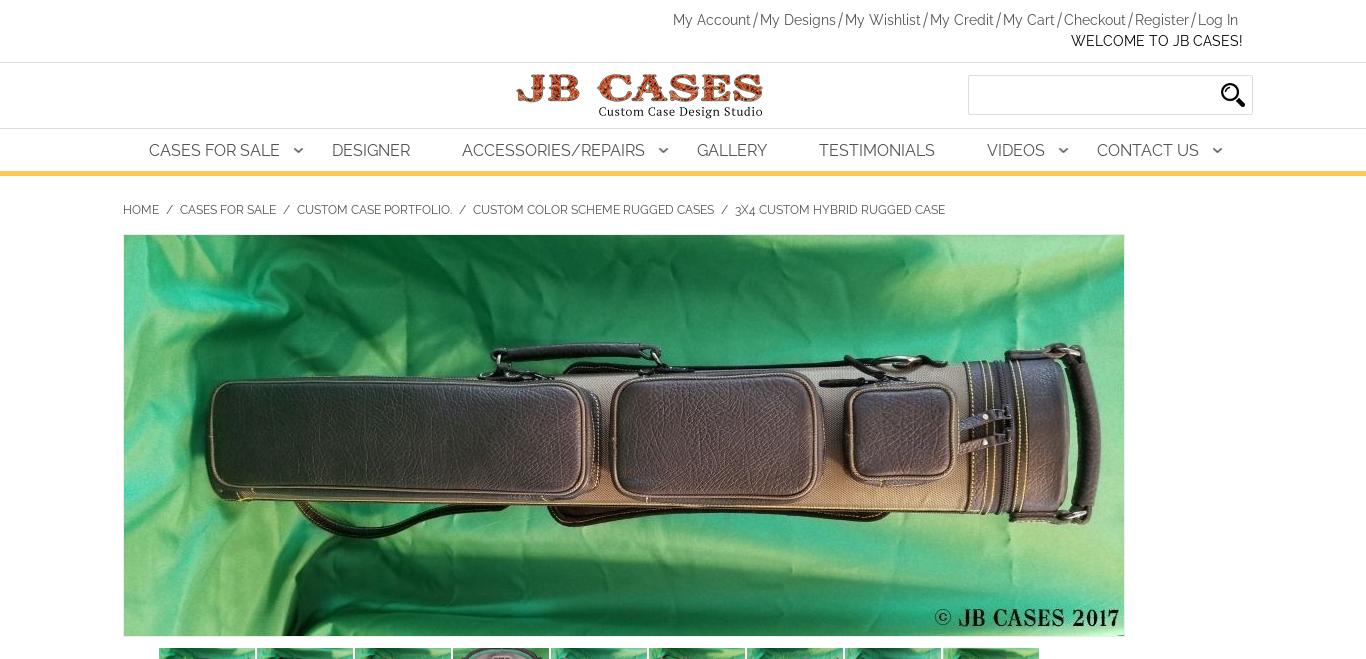 This screenshot has width=1366, height=659. I want to click on 'My Designs', so click(797, 19).